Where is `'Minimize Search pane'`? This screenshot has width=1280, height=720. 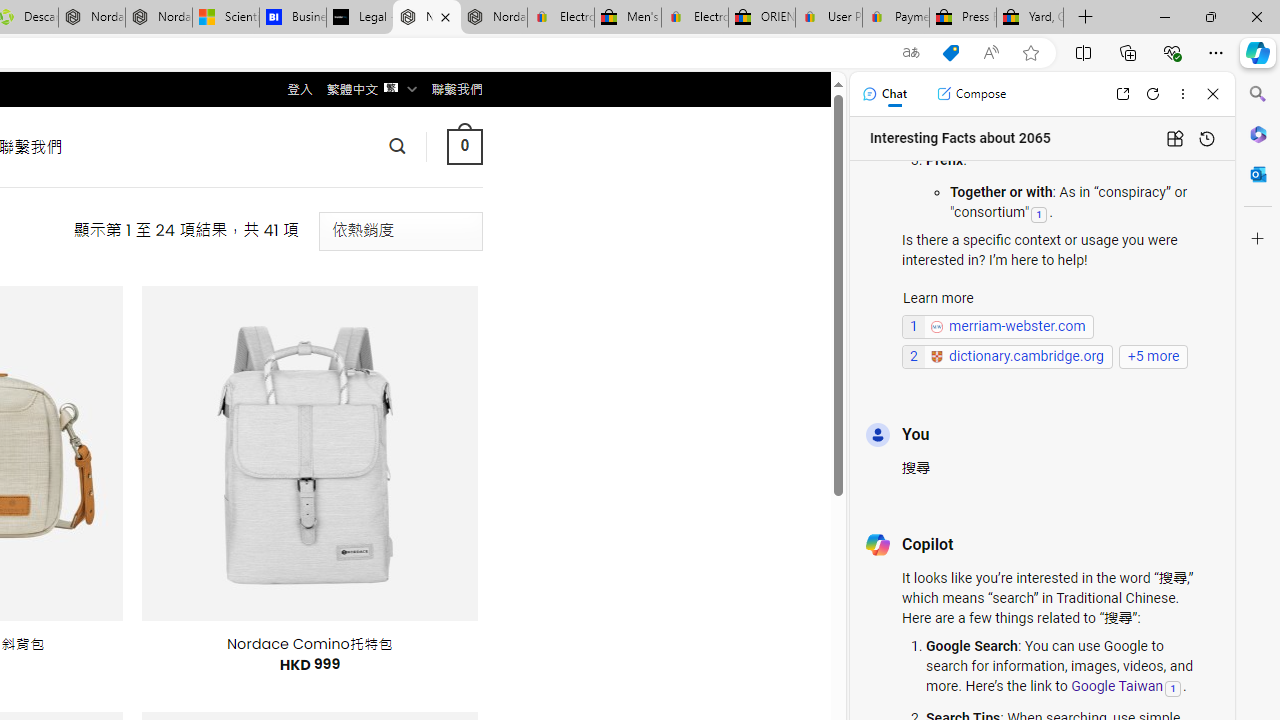 'Minimize Search pane' is located at coordinates (1257, 94).